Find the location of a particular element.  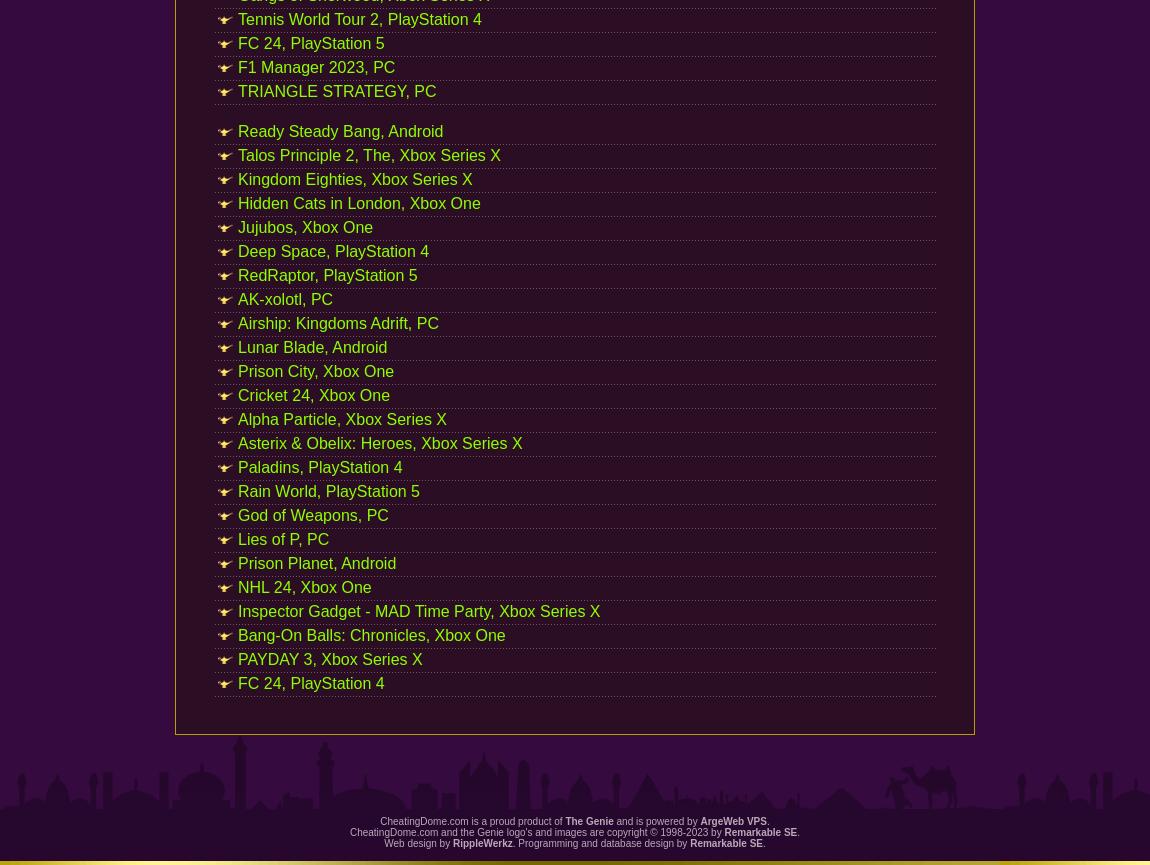

'RedRaptor, PlayStation 5' is located at coordinates (327, 274).